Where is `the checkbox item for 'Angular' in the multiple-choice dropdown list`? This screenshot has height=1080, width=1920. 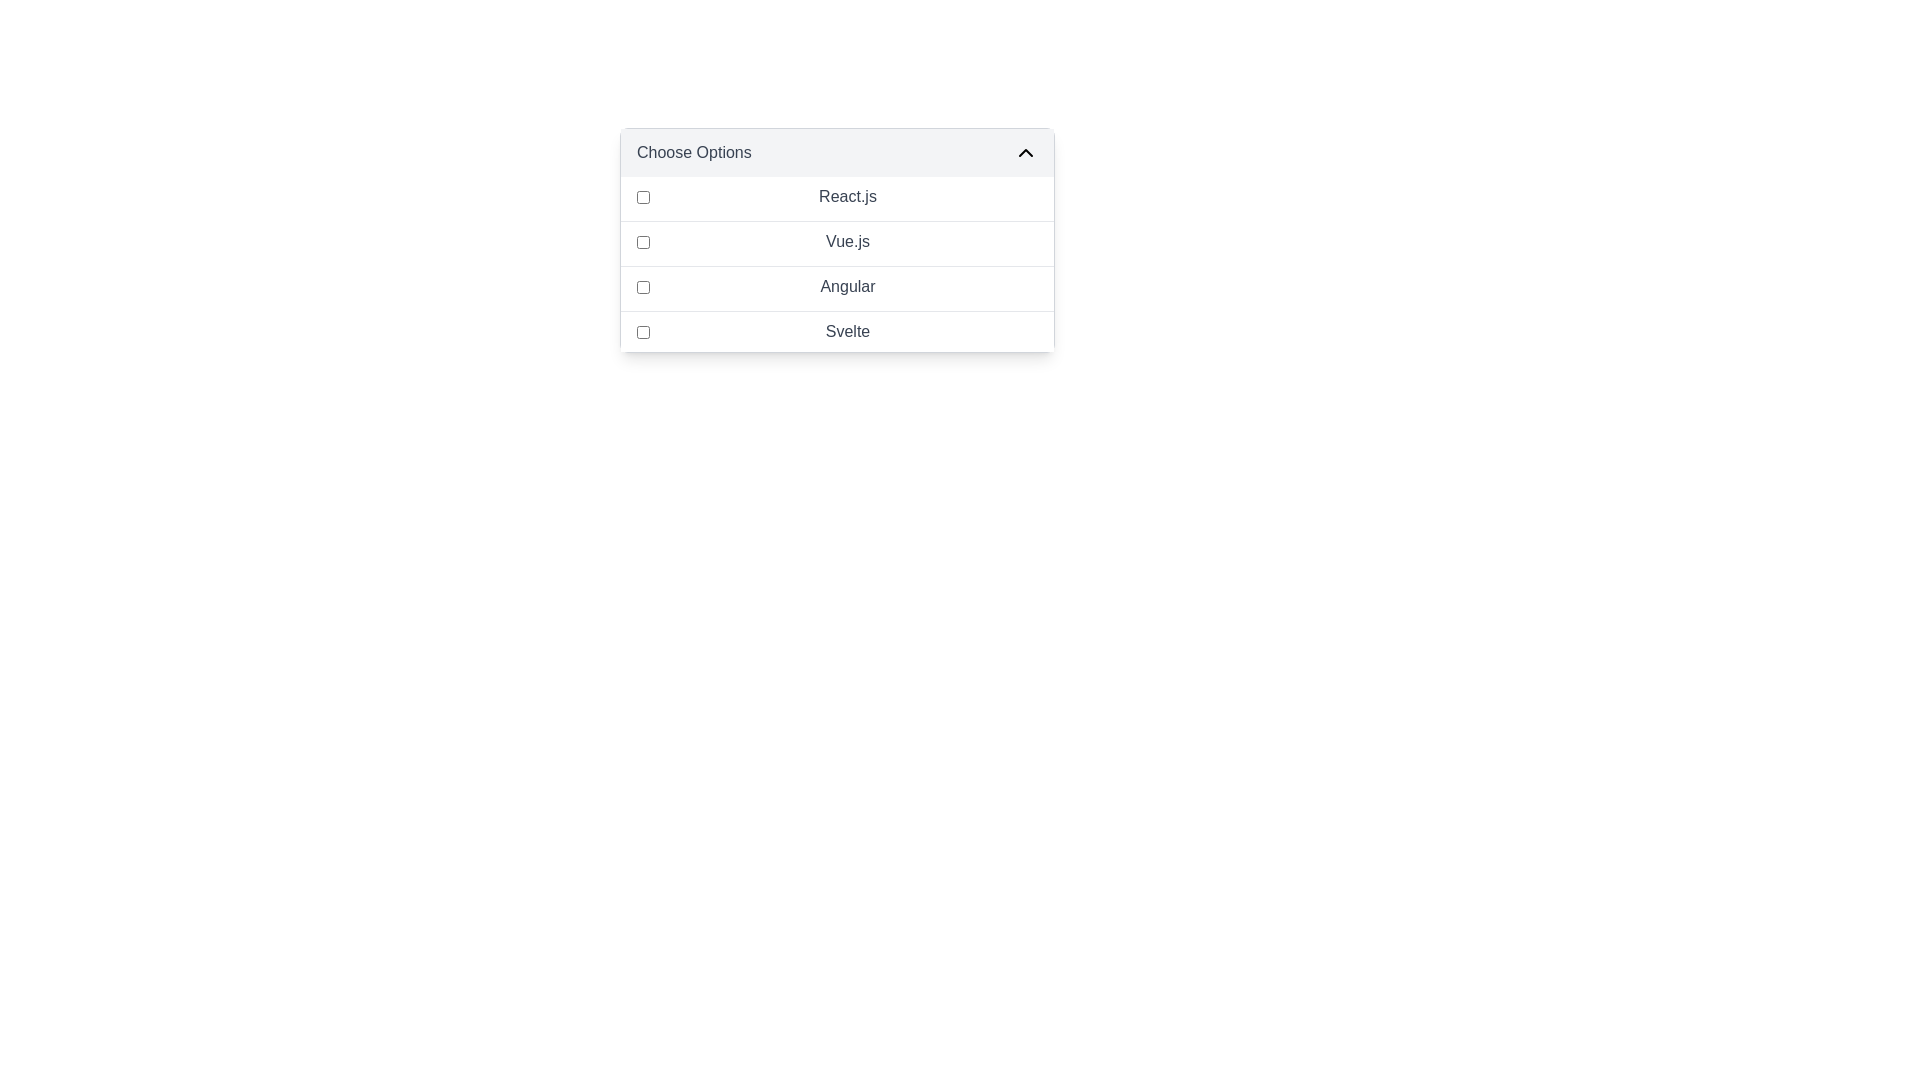
the checkbox item for 'Angular' in the multiple-choice dropdown list is located at coordinates (837, 286).